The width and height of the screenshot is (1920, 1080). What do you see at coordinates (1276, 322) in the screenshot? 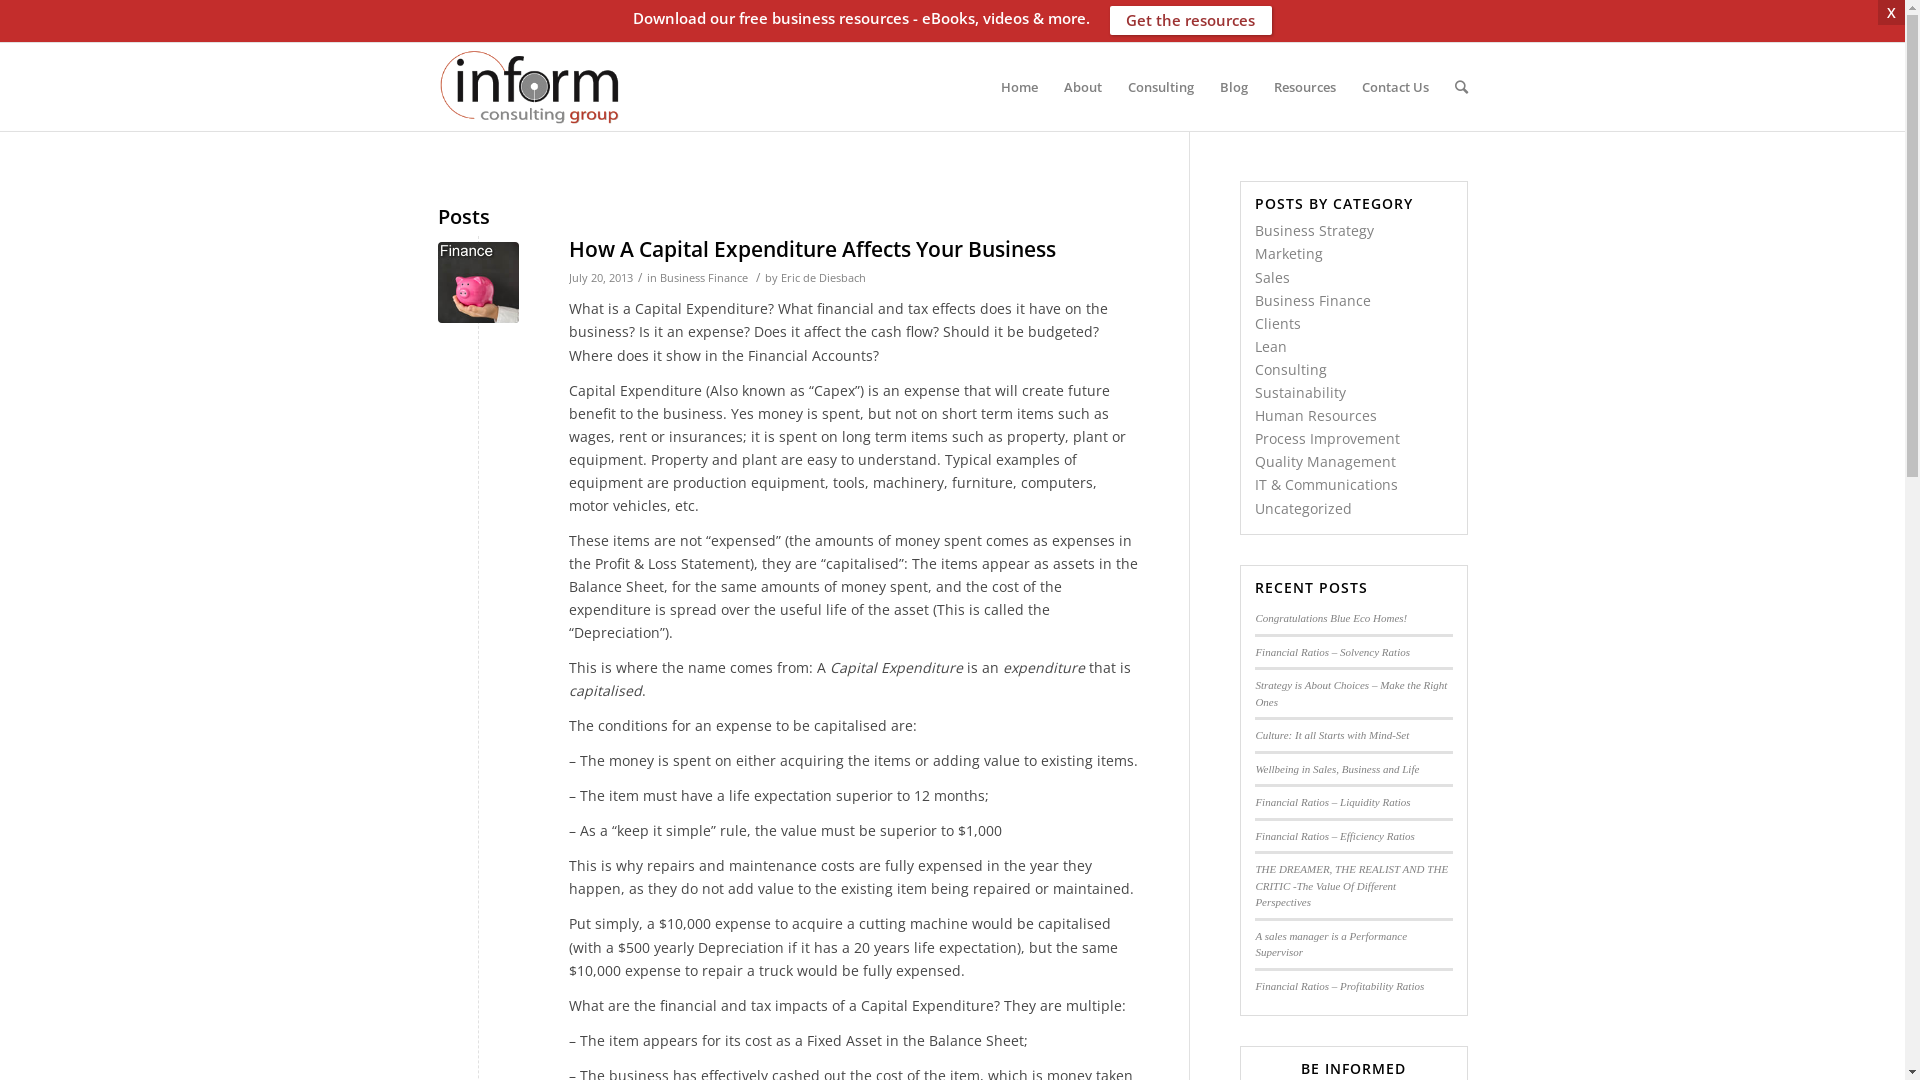
I see `'Clients'` at bounding box center [1276, 322].